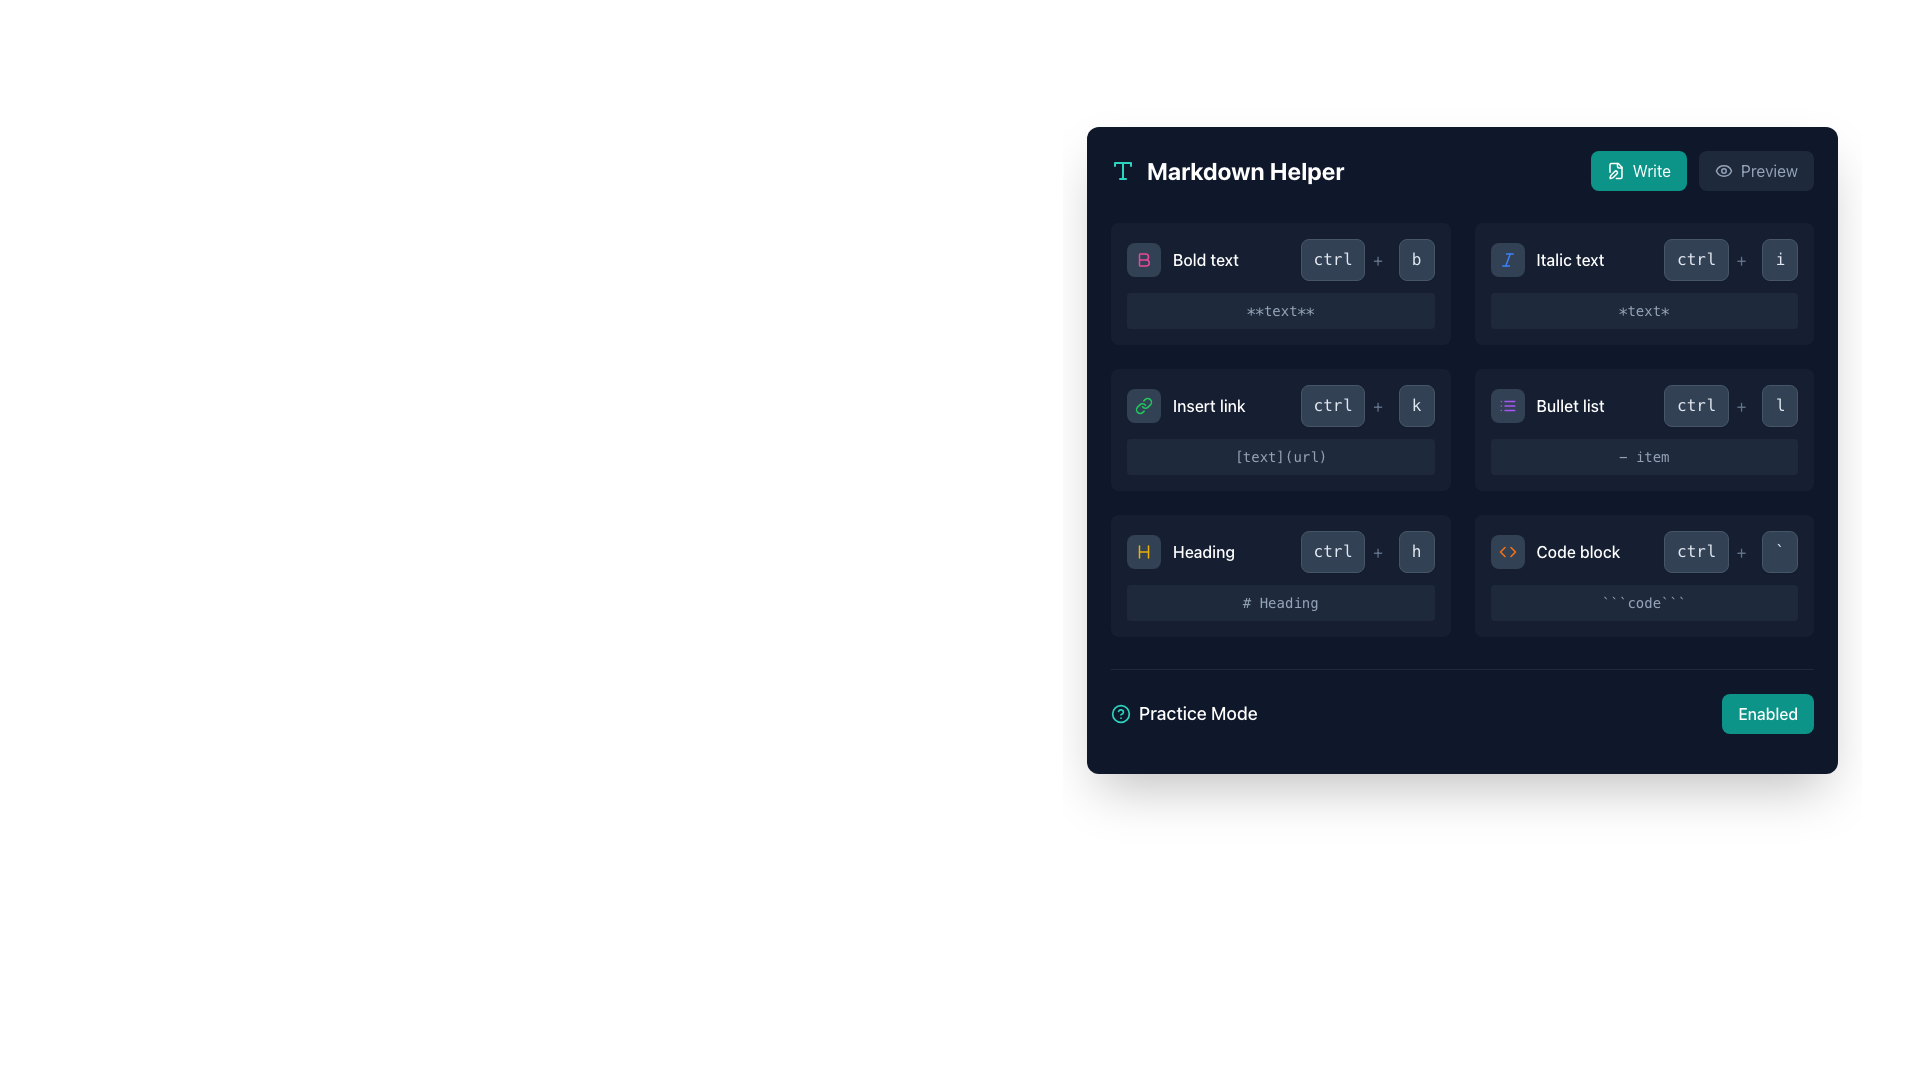 This screenshot has height=1080, width=1920. What do you see at coordinates (1182, 258) in the screenshot?
I see `the label with bold-styled text 'Bold text' and the pink 'B' icon, which is located in the top left sector of the interface, next to the 'ctrl + b' combination indicator` at bounding box center [1182, 258].